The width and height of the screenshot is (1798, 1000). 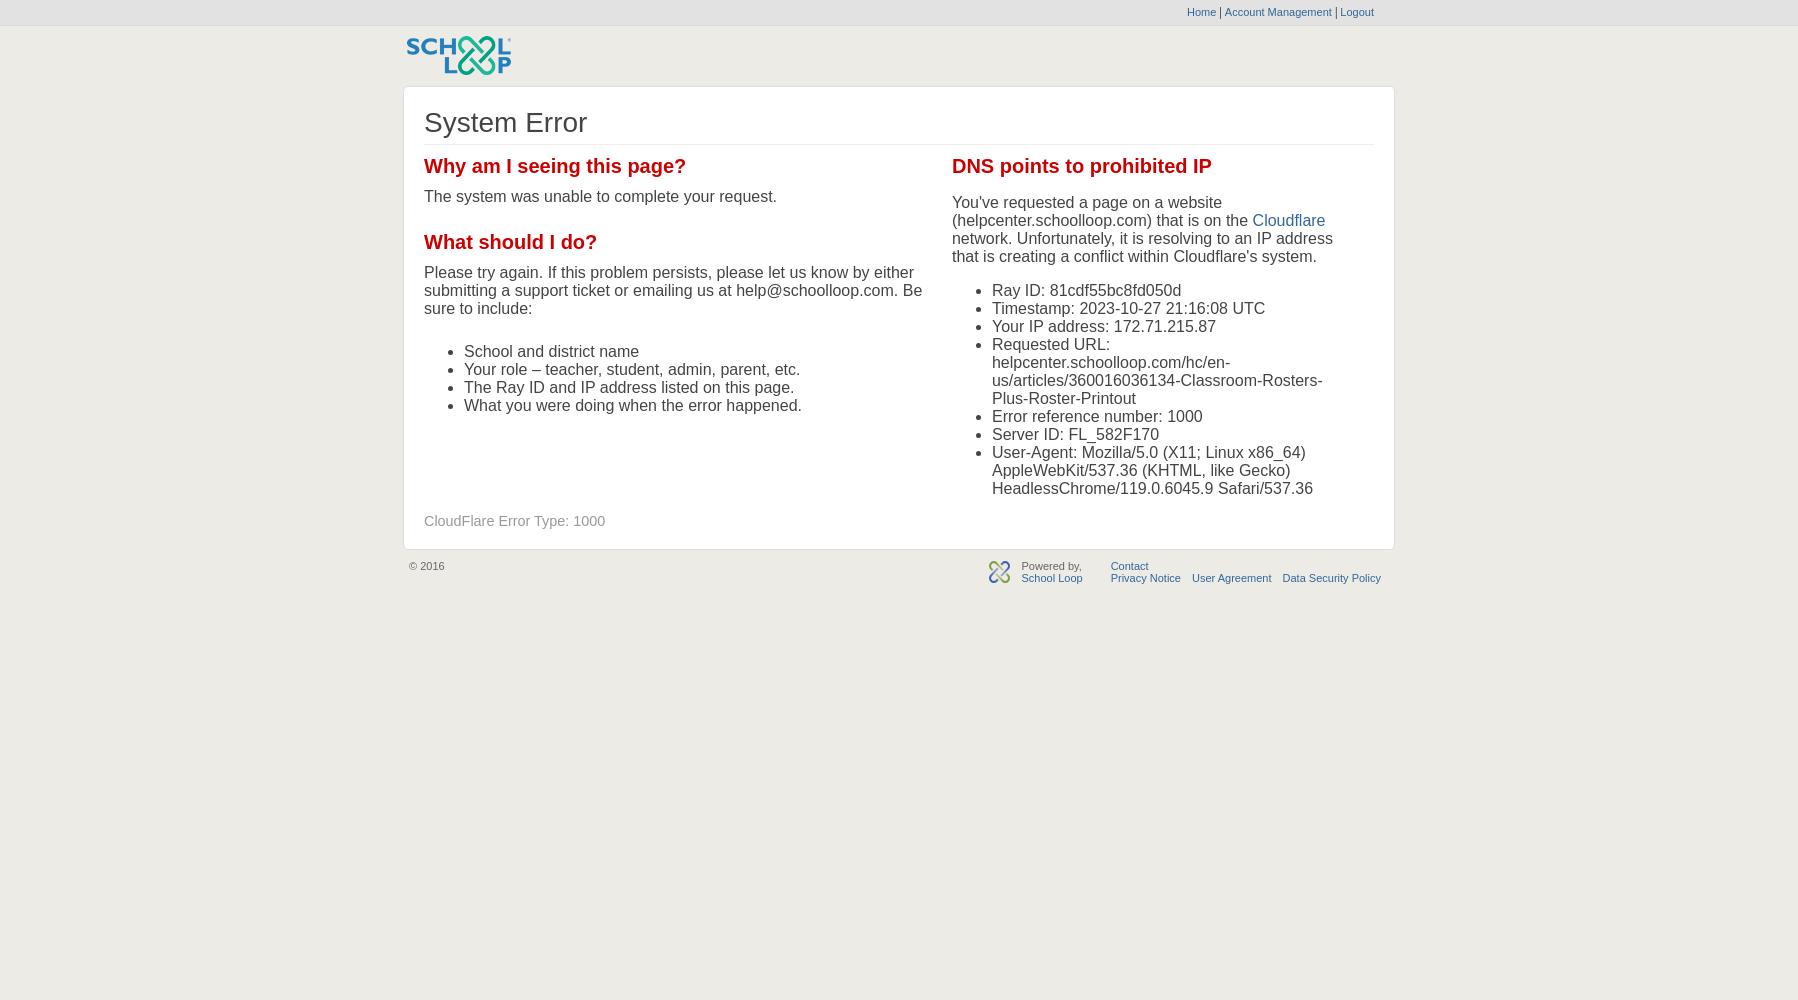 I want to click on 'What should I do?', so click(x=510, y=241).